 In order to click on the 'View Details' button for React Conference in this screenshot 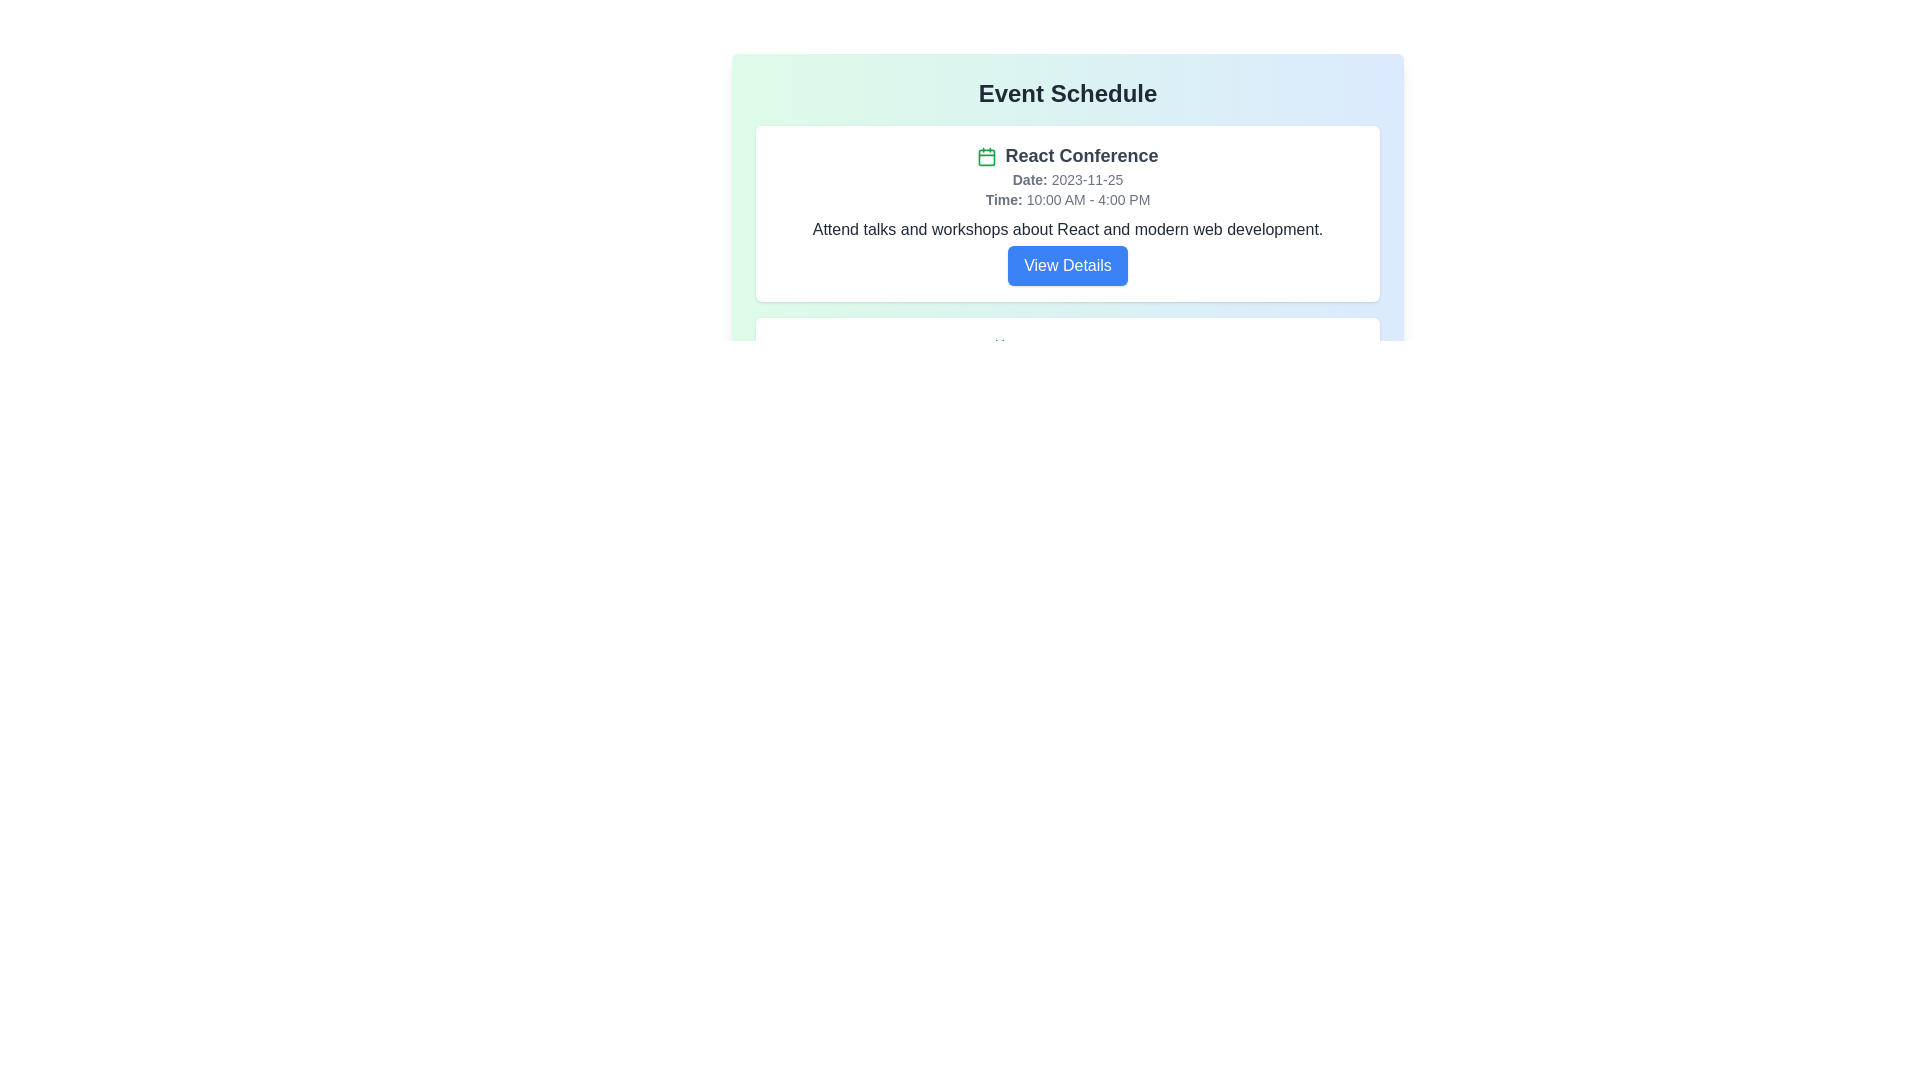, I will do `click(1067, 265)`.